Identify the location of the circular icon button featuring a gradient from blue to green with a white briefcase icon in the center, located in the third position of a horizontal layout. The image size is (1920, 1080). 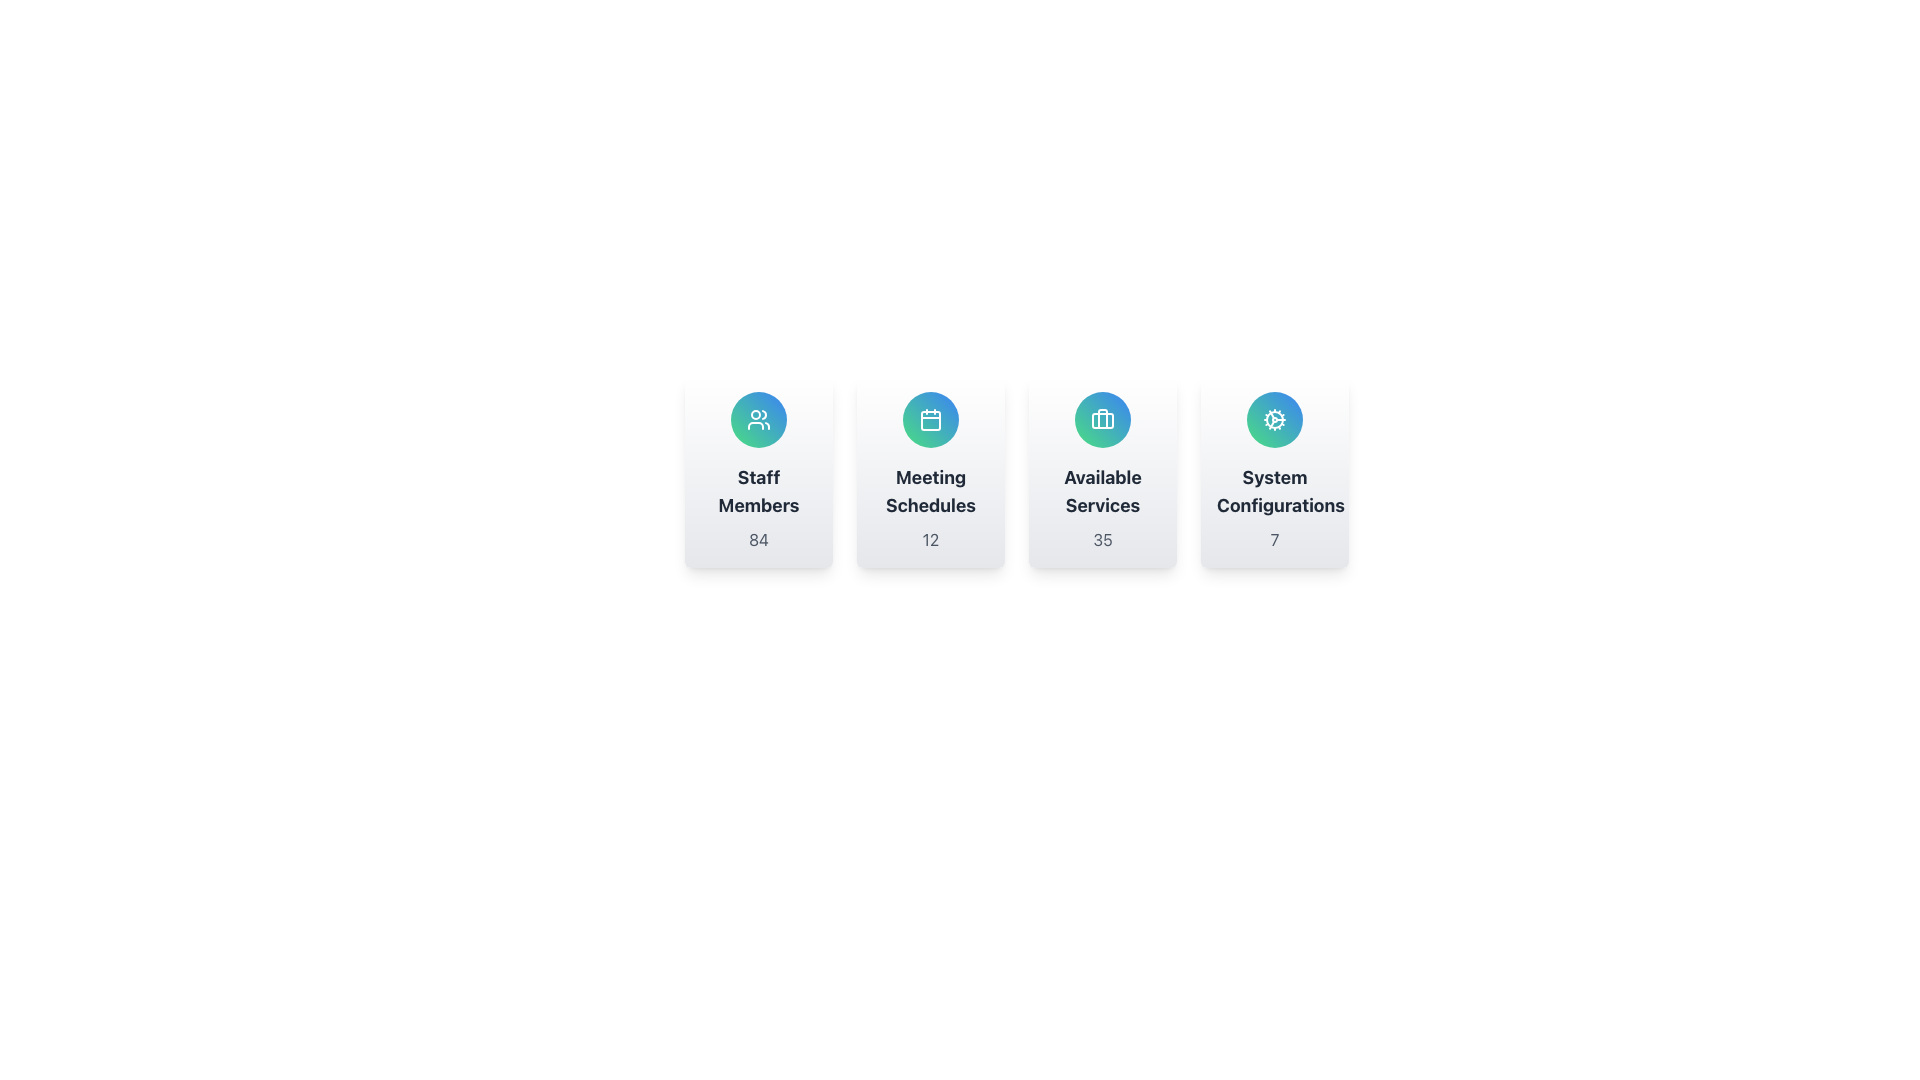
(1102, 419).